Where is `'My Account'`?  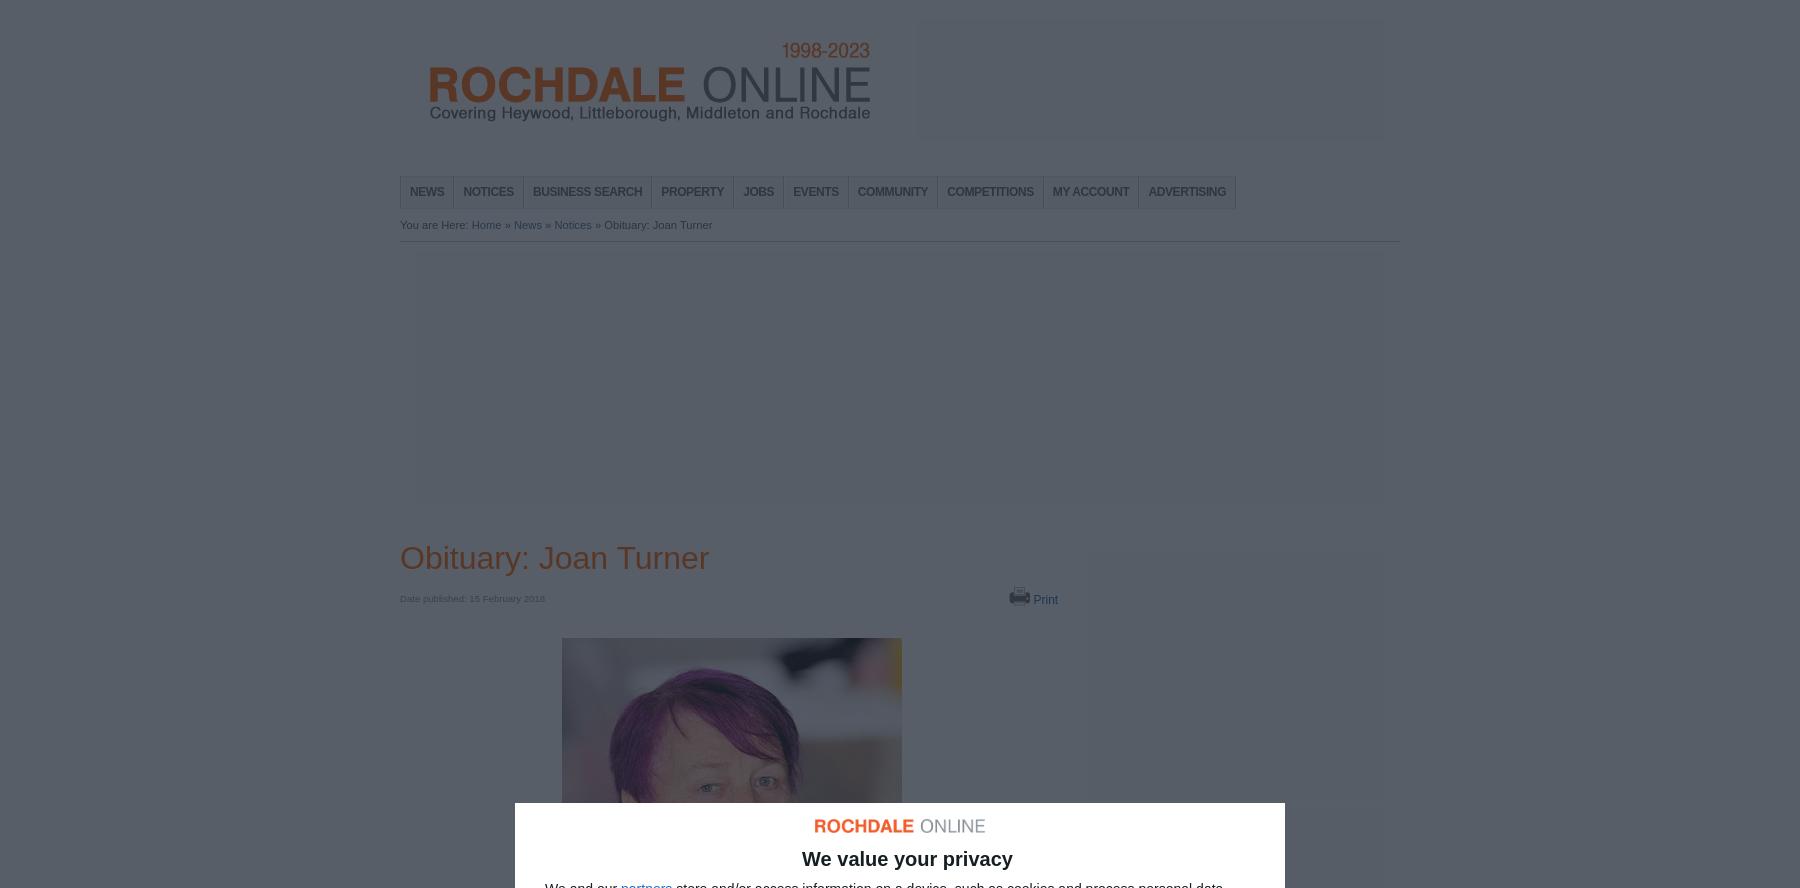 'My Account' is located at coordinates (1090, 190).